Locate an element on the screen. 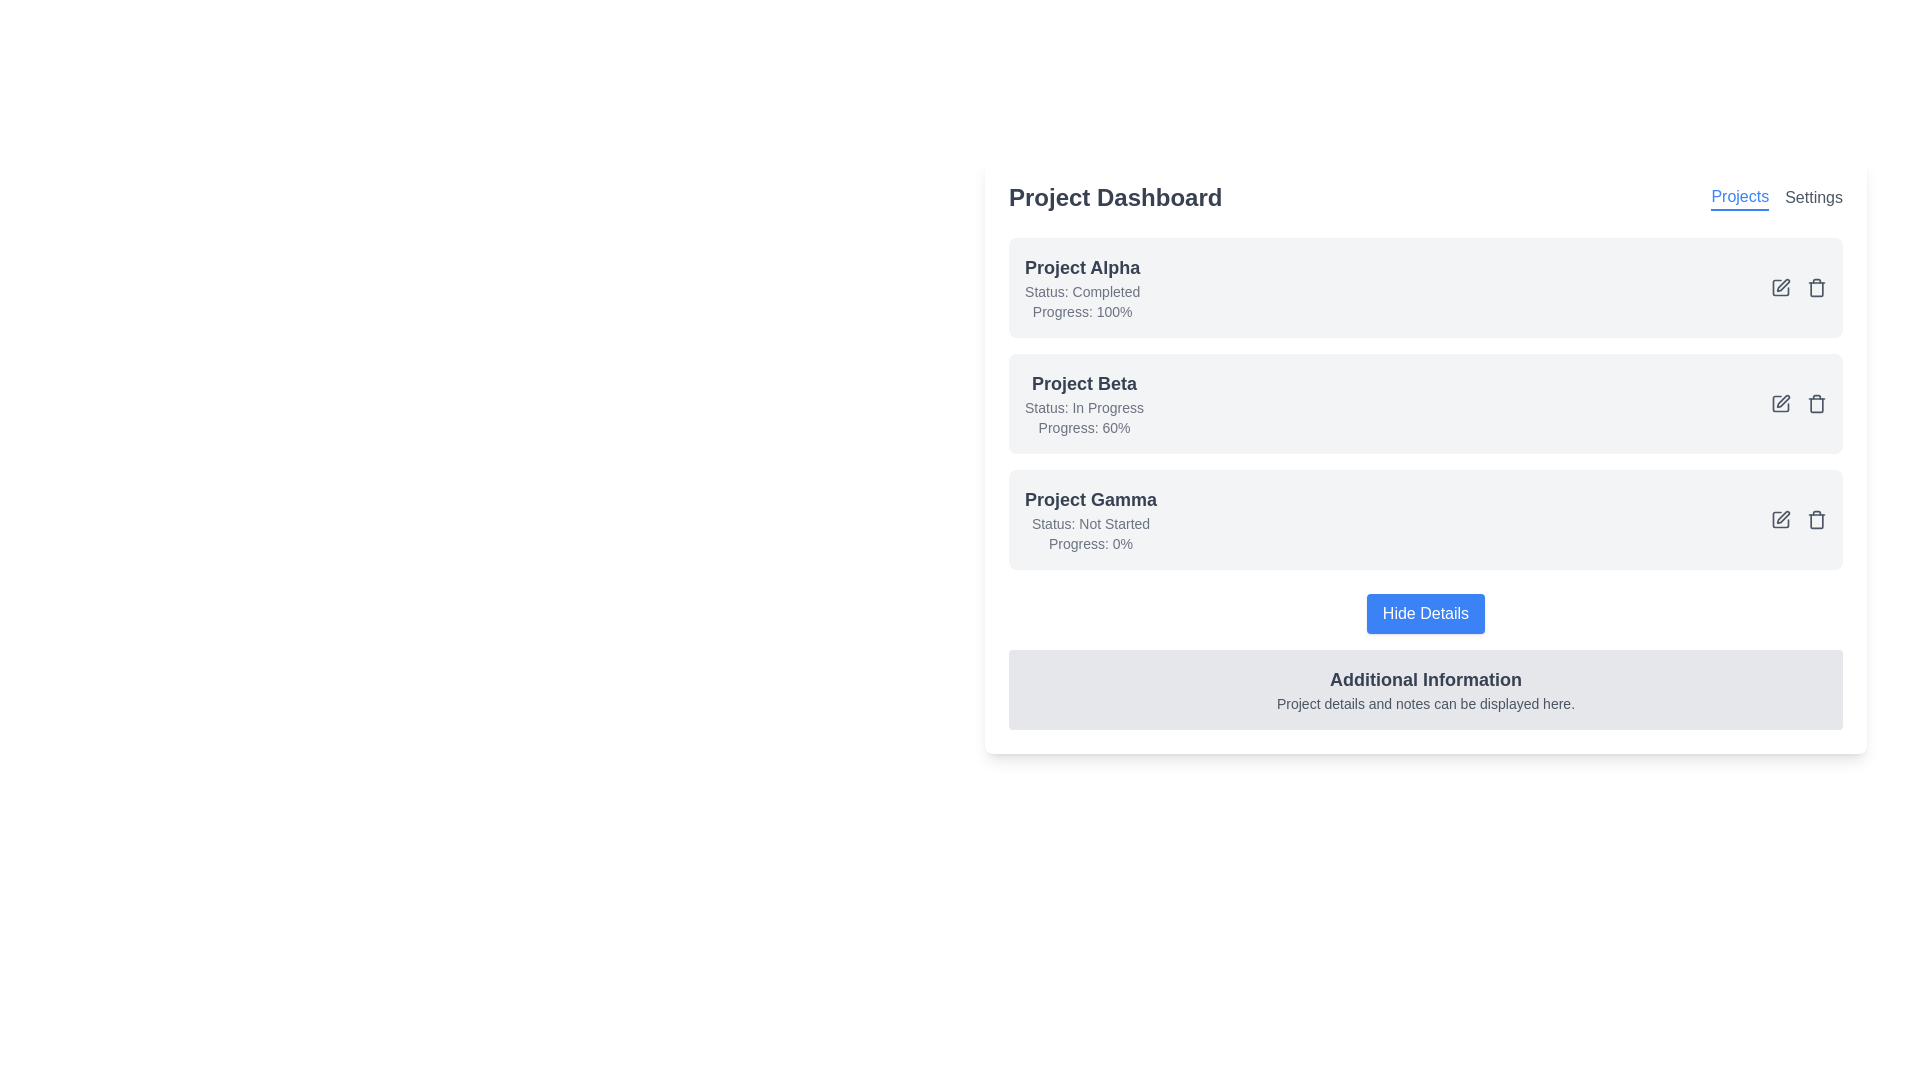 This screenshot has width=1920, height=1080. the static text label displaying 'Project Beta', which is a medium-sized, bold, gray text located at the top of its entry in the project list is located at coordinates (1083, 384).